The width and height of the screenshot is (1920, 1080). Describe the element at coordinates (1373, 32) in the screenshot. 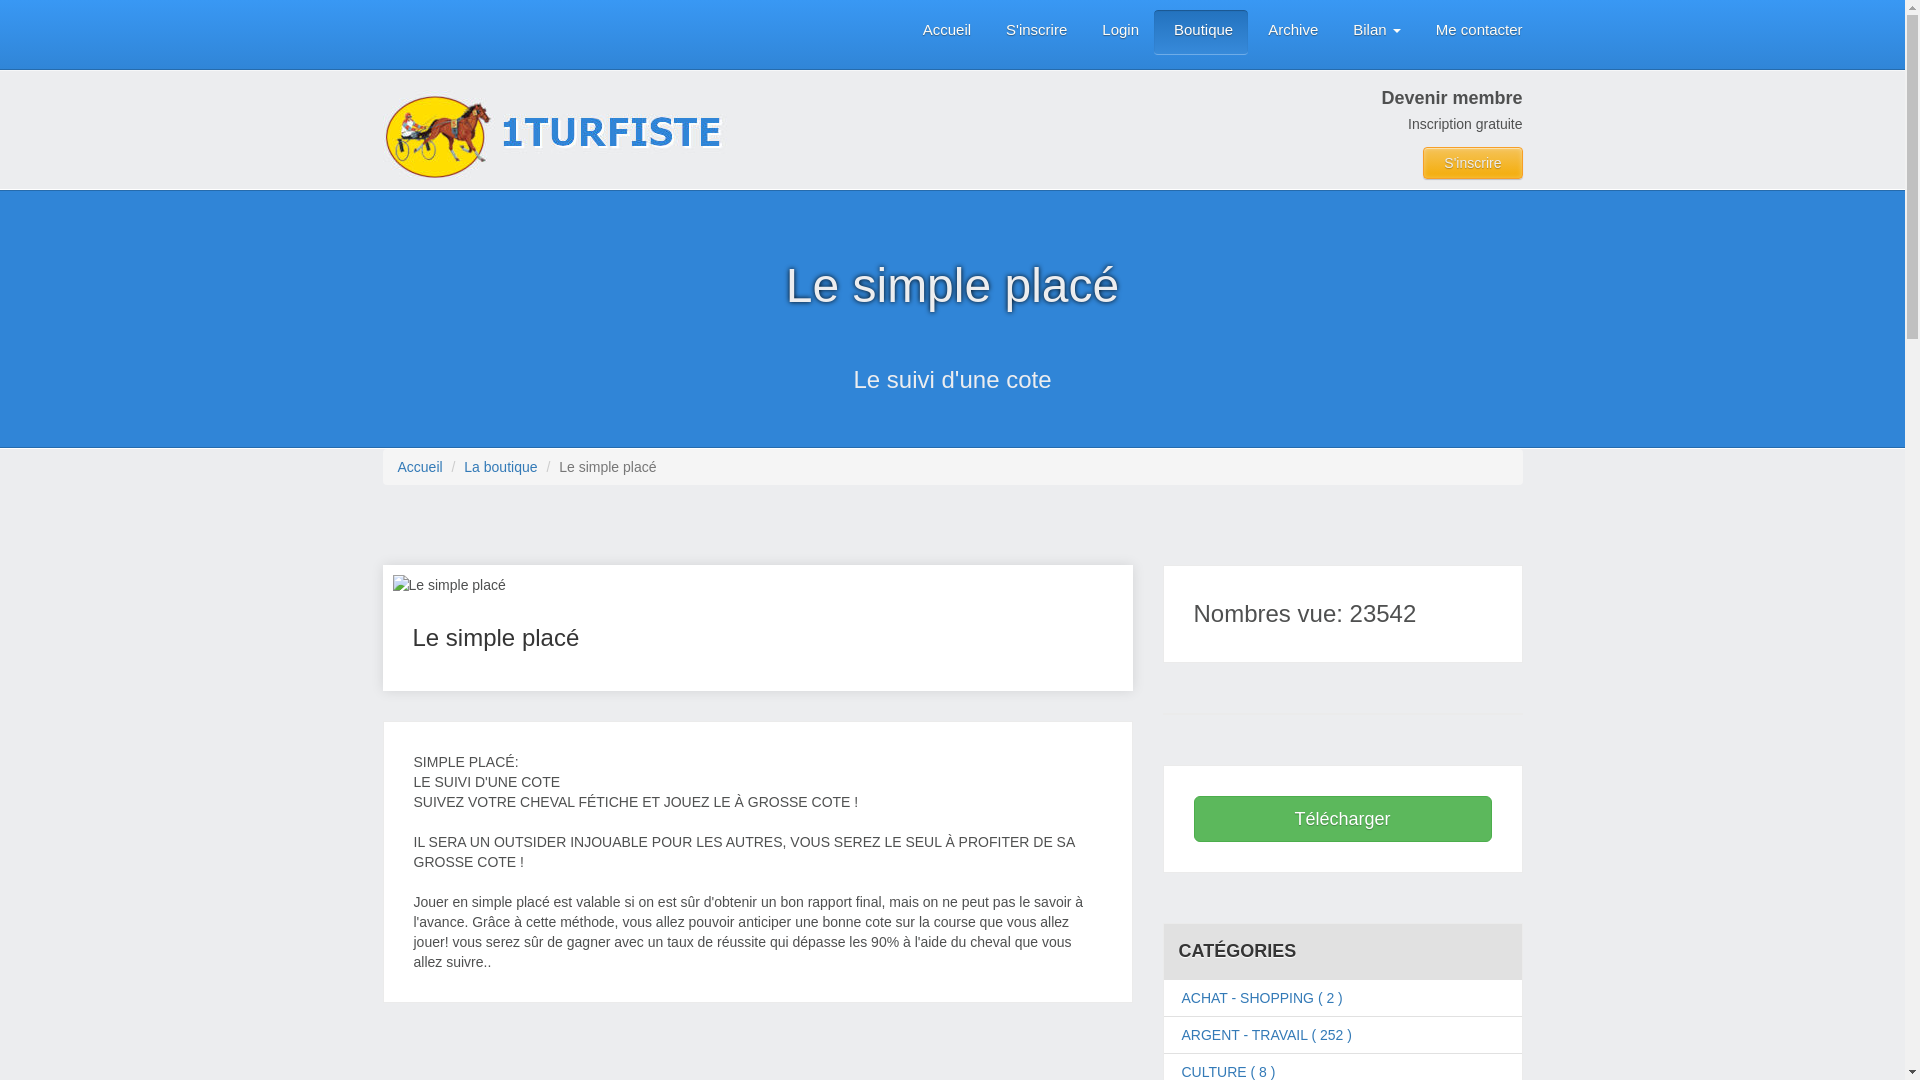

I see `'Bilan'` at that location.